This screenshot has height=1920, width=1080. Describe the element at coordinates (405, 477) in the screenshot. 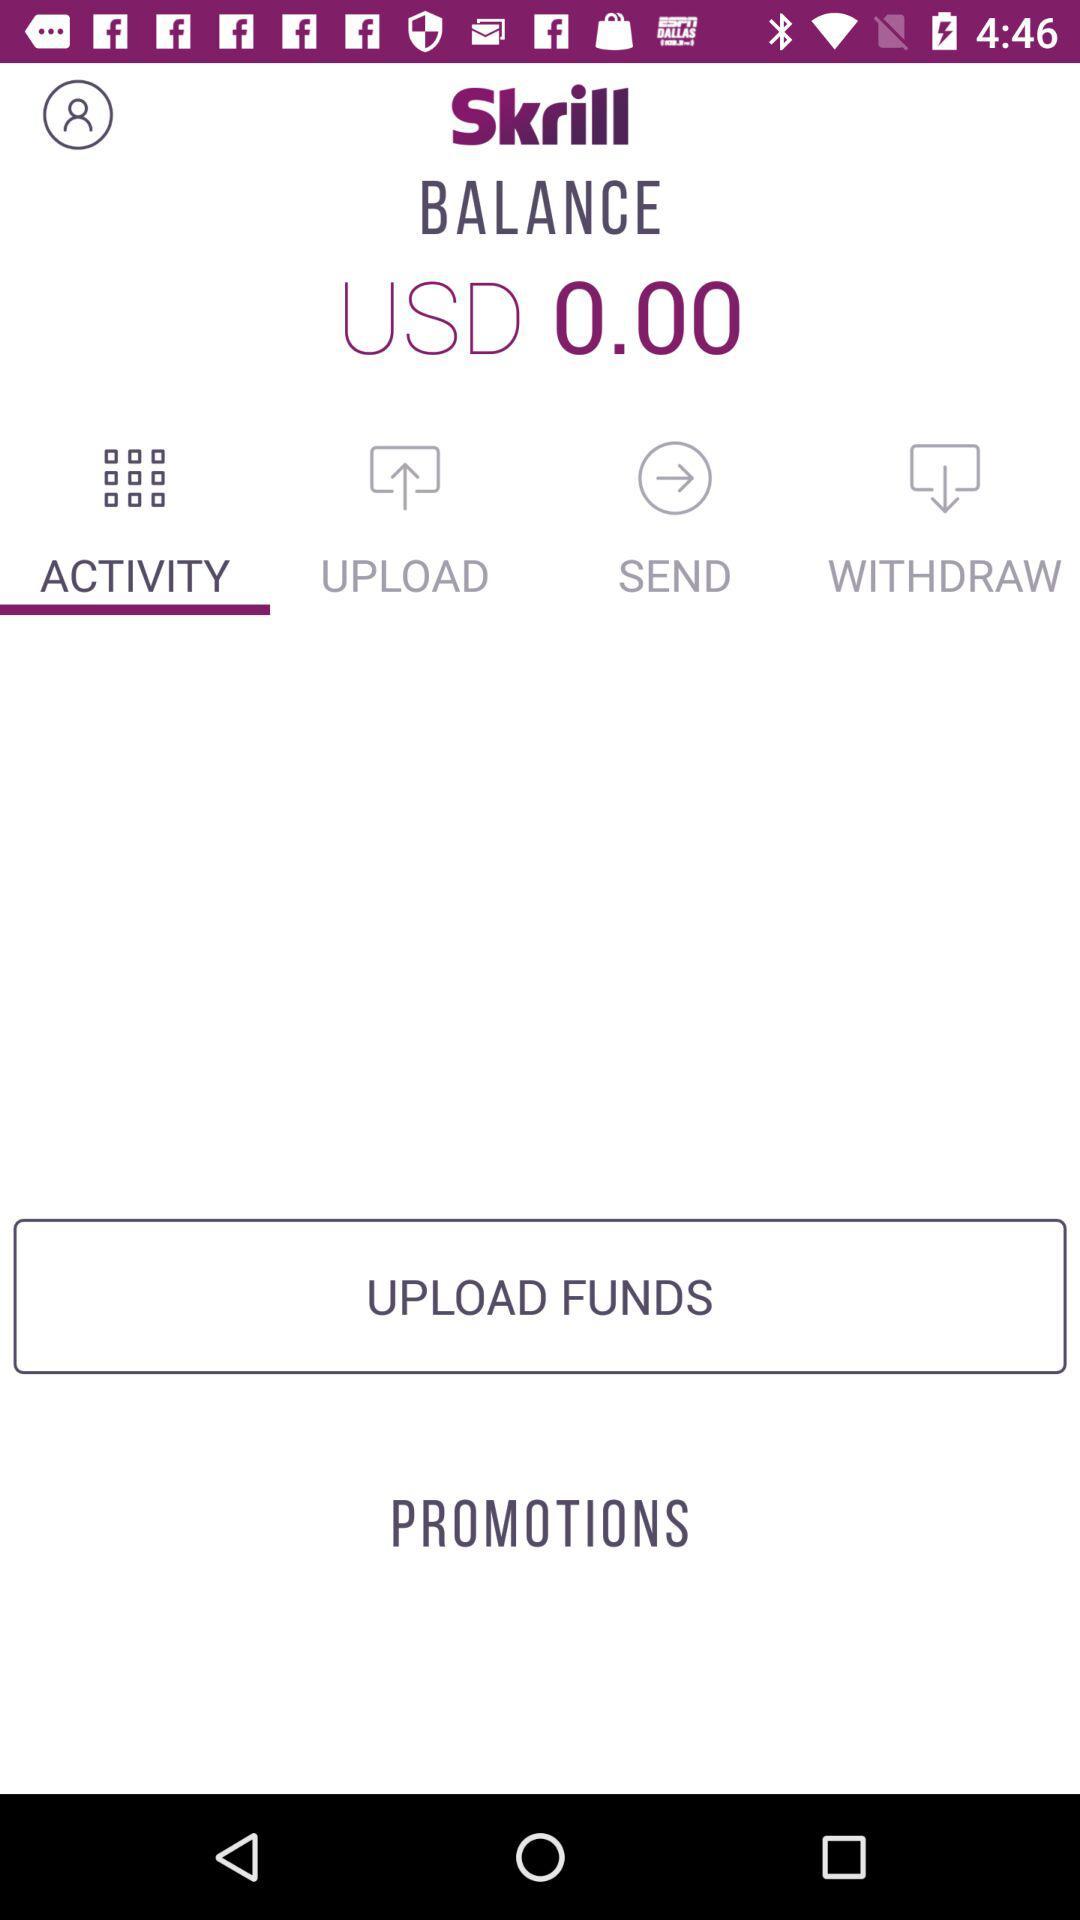

I see `upload button` at that location.